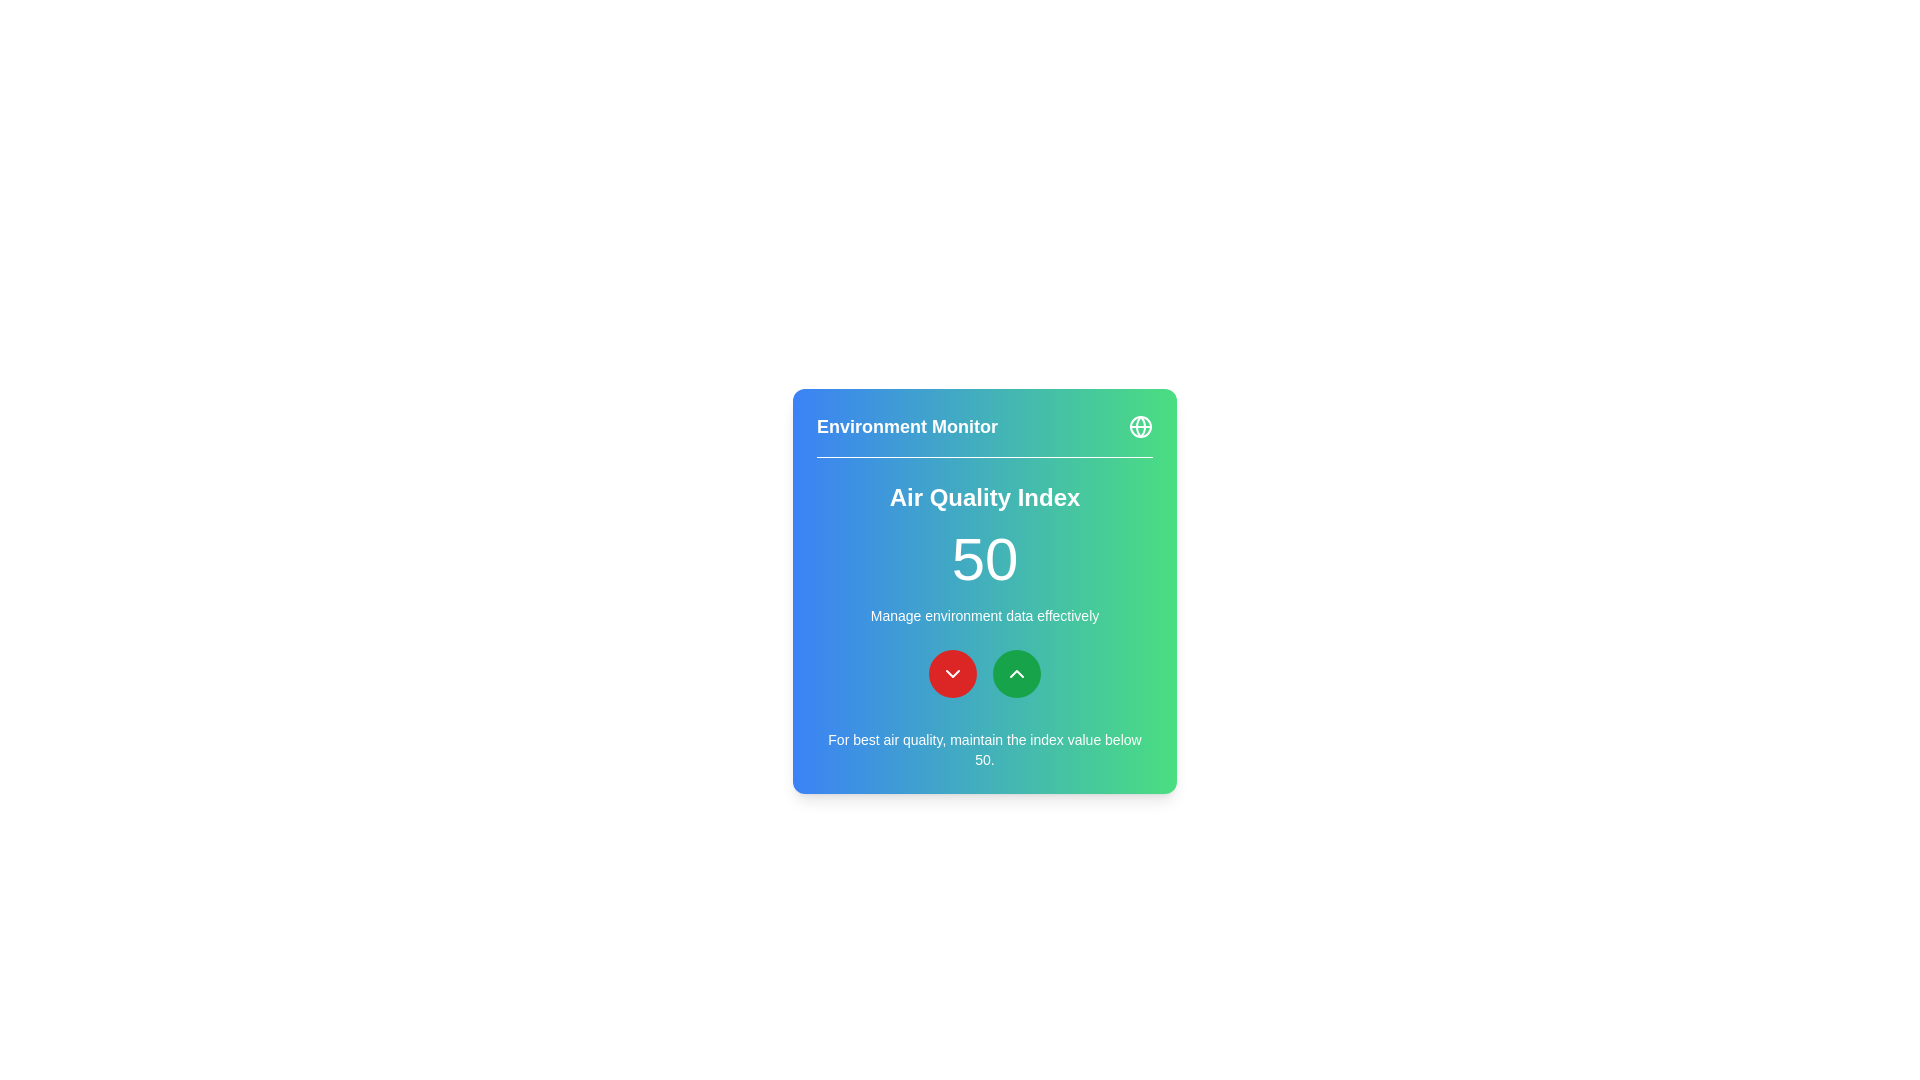 This screenshot has width=1920, height=1080. I want to click on the second button in the horizontal group located below the 'Air Quality Index' value, so click(1017, 674).